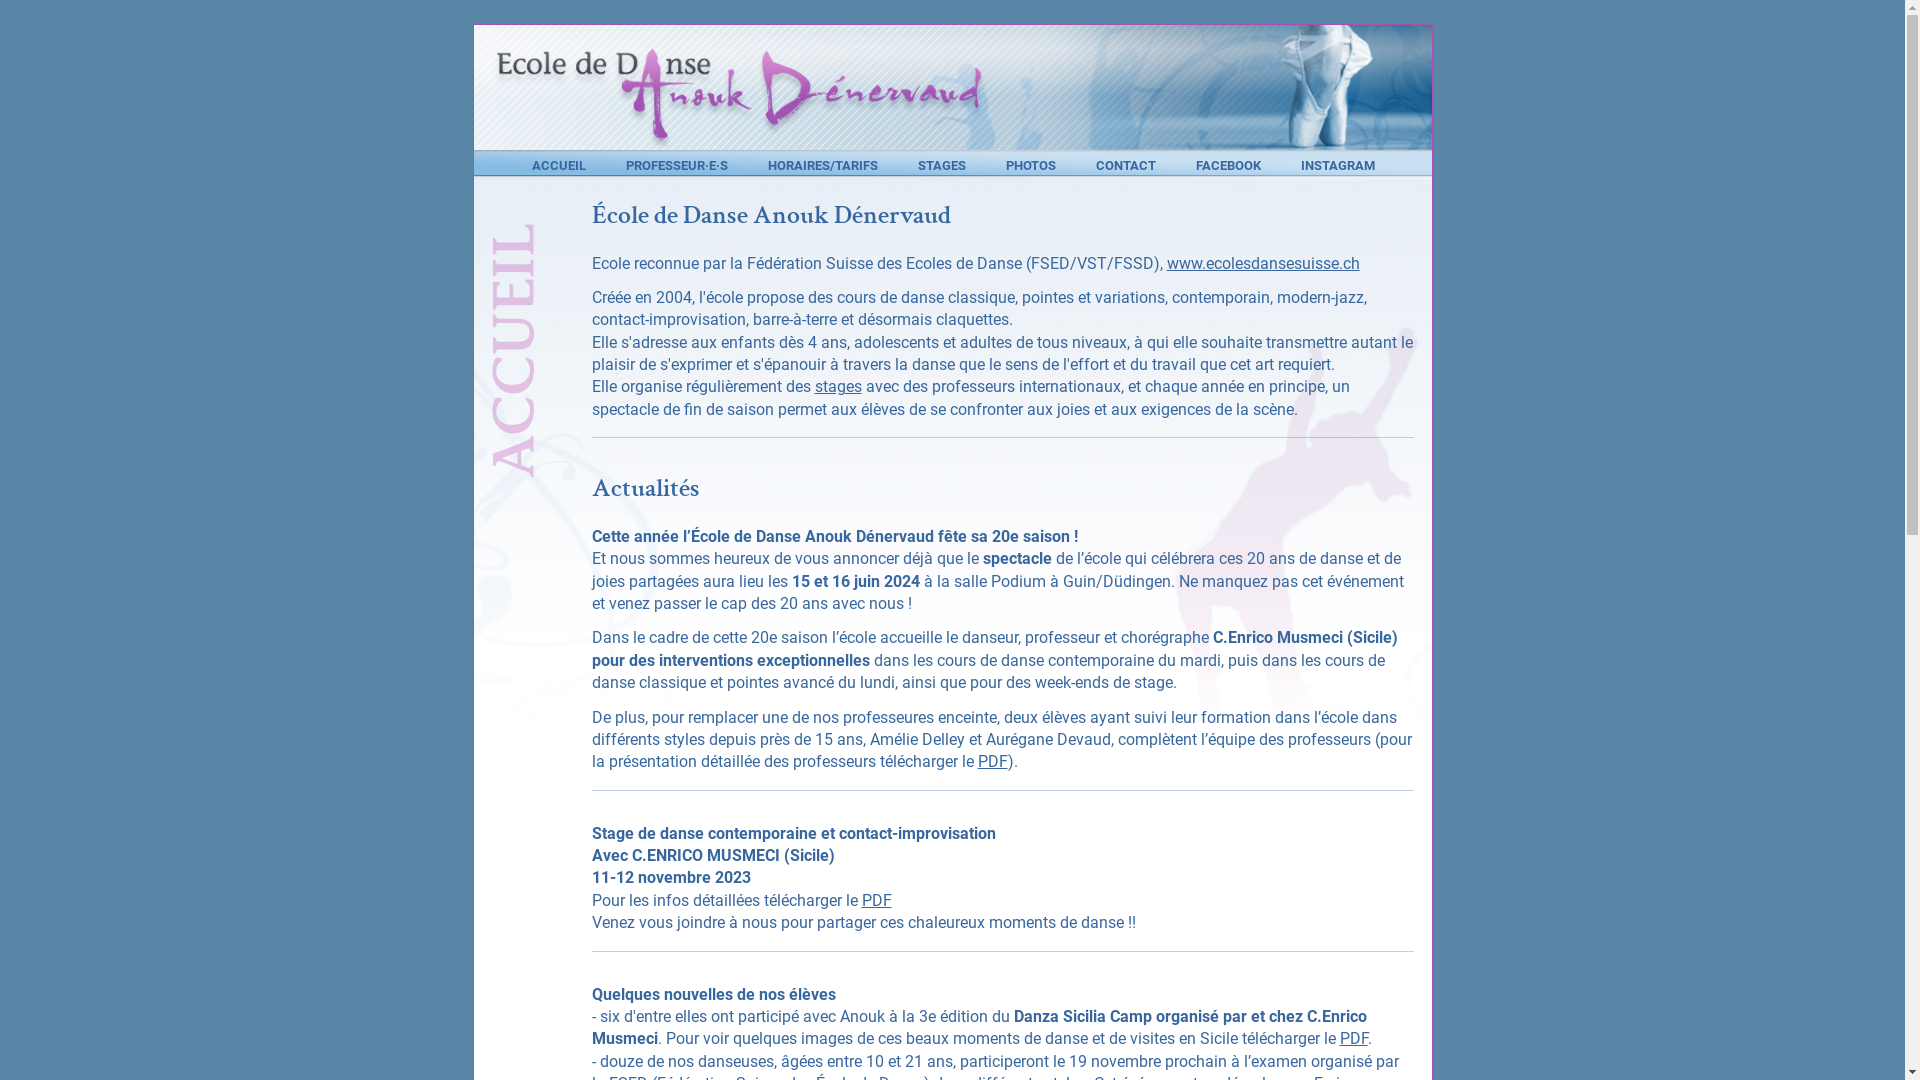 This screenshot has height=1080, width=1920. Describe the element at coordinates (1126, 164) in the screenshot. I see `'CONTACT'` at that location.